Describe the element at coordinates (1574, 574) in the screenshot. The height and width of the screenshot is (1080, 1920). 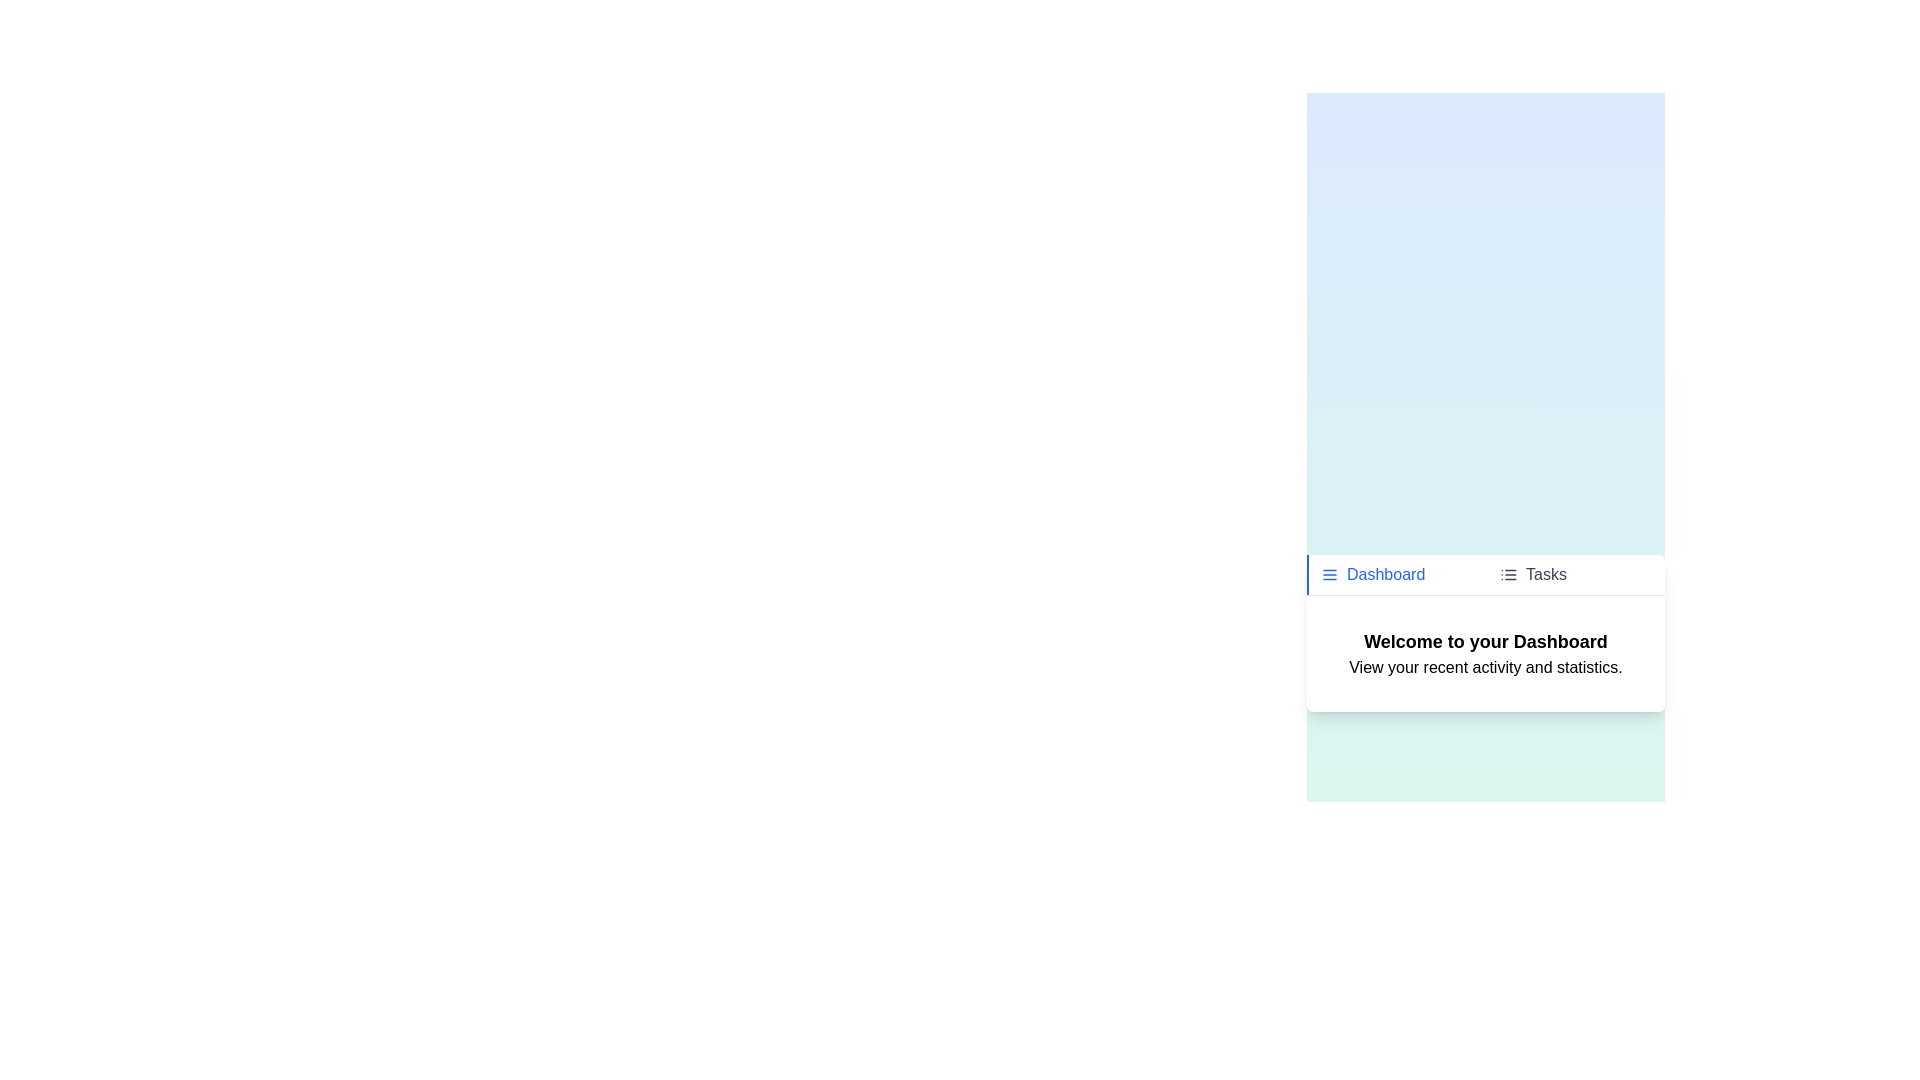
I see `the tab labeled Tasks` at that location.